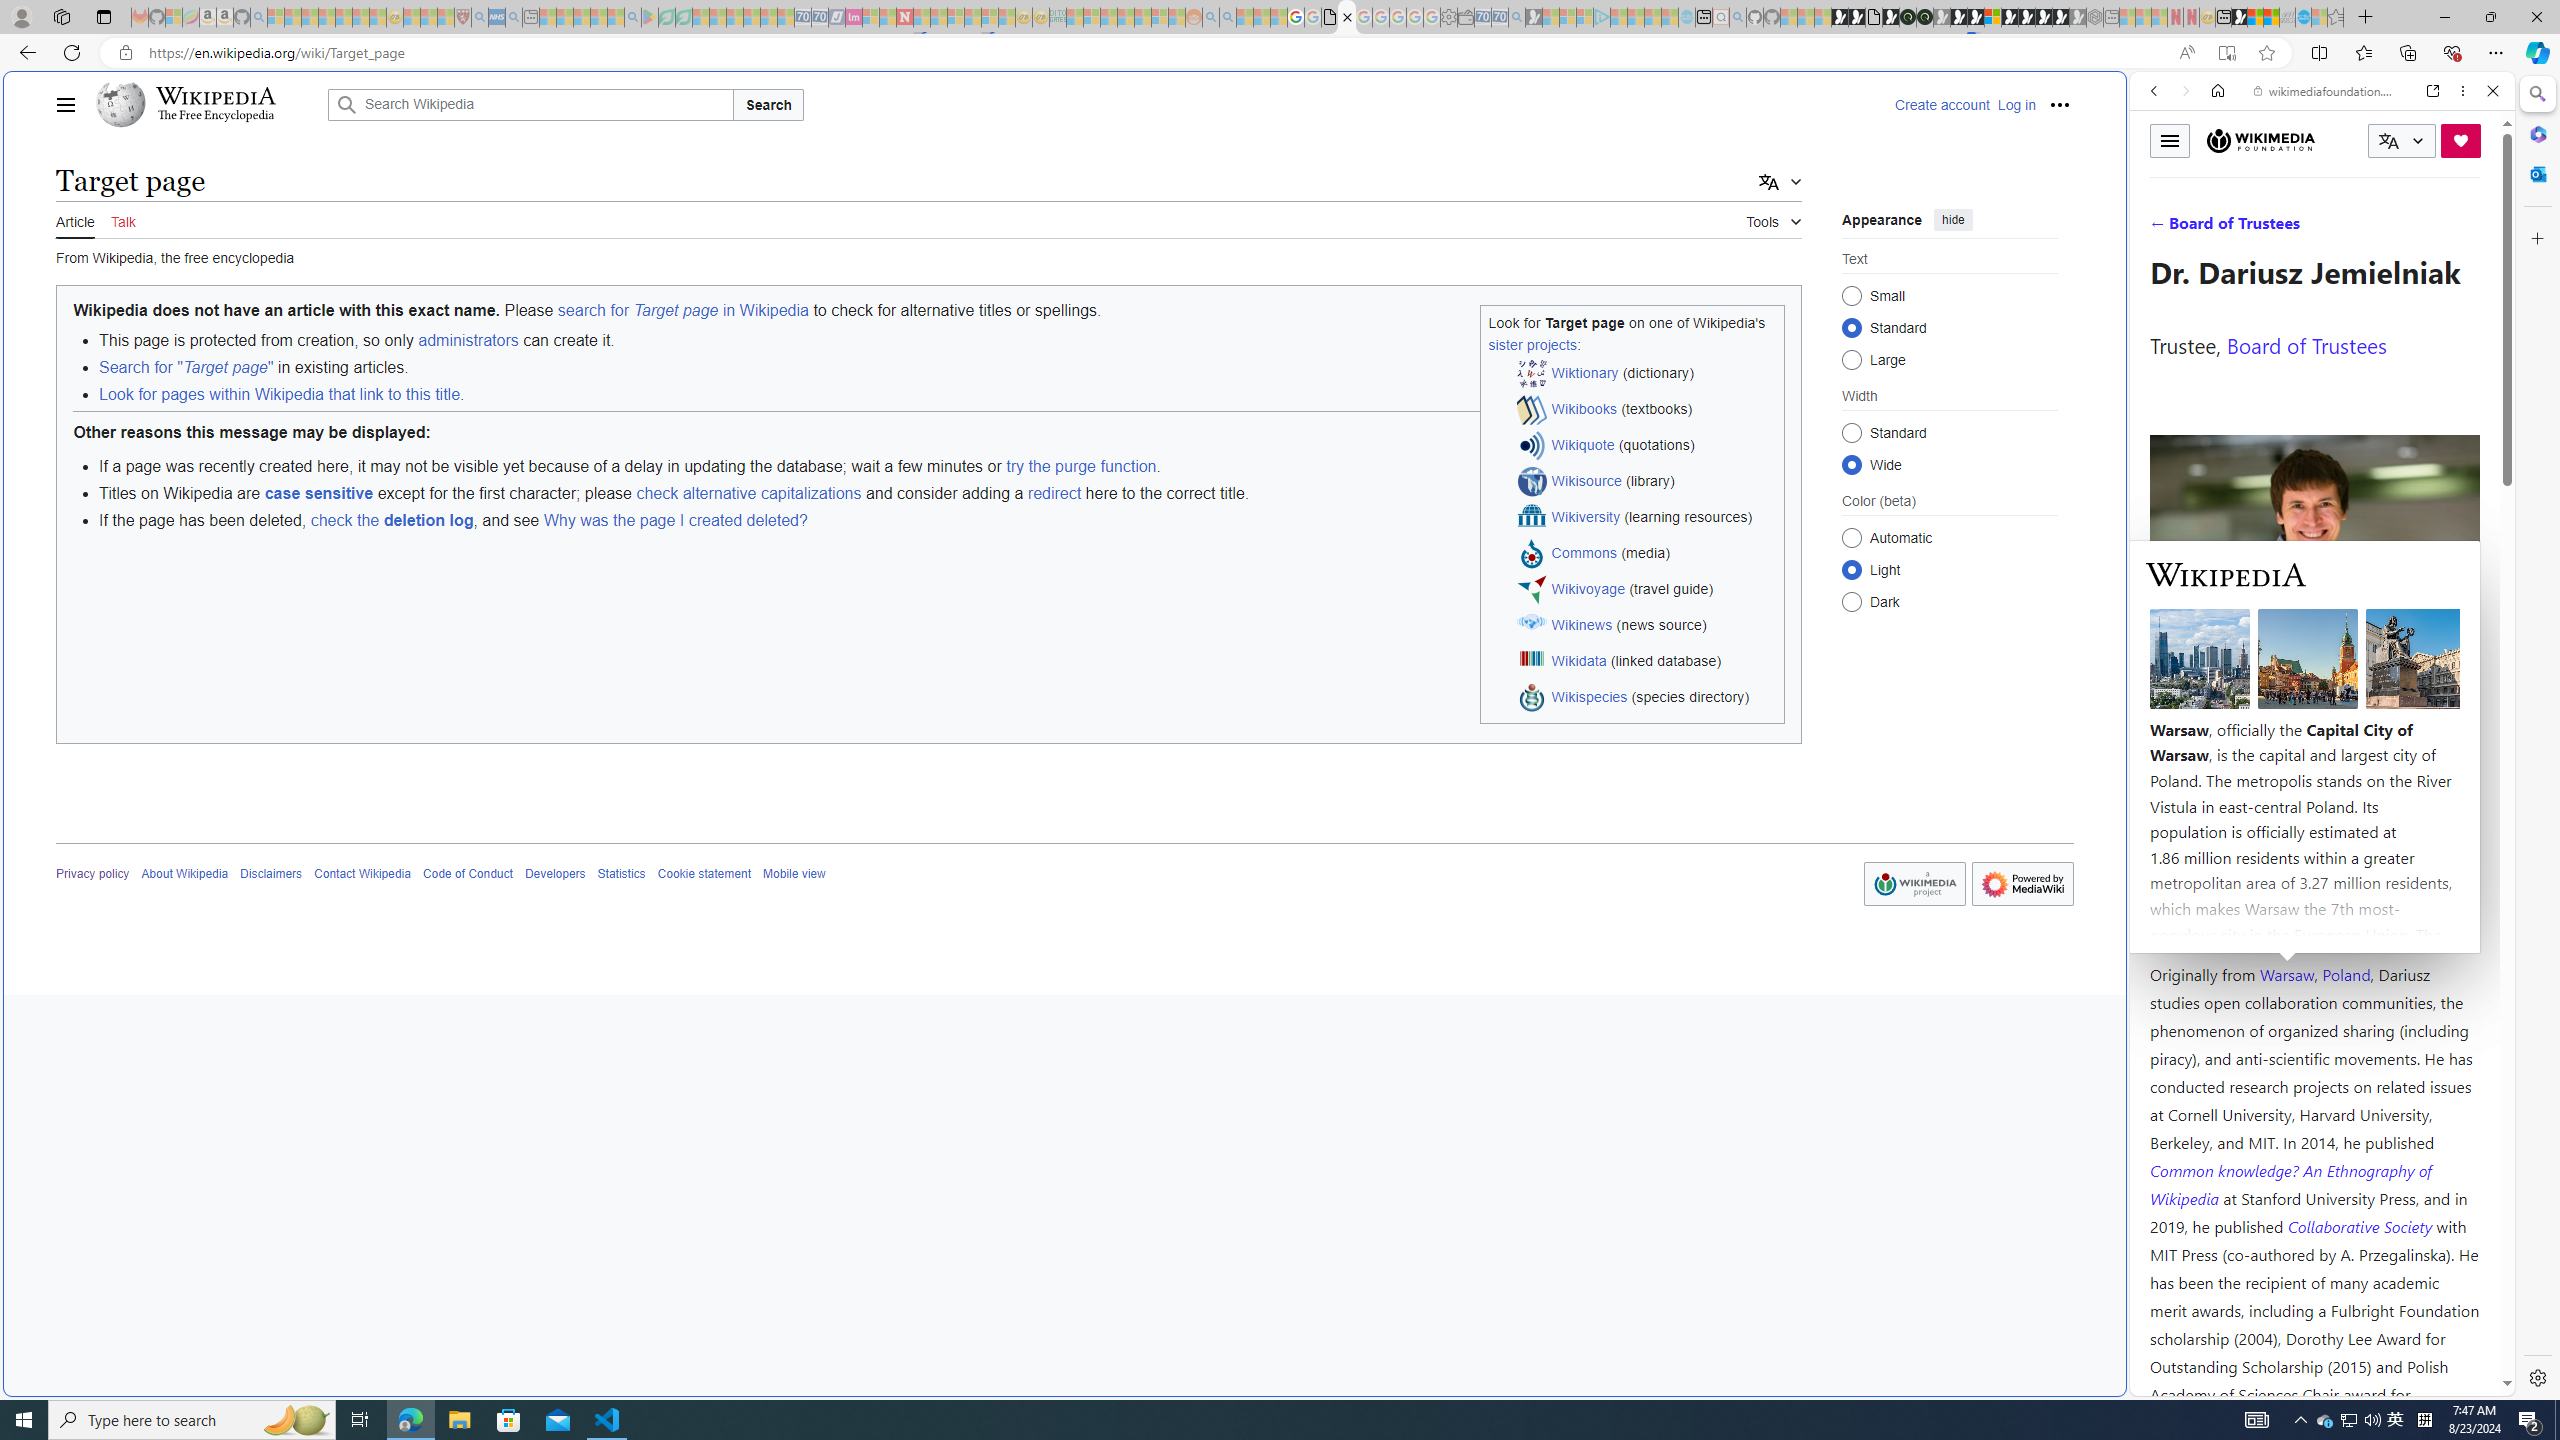  I want to click on 'Preferences', so click(2469, 227).